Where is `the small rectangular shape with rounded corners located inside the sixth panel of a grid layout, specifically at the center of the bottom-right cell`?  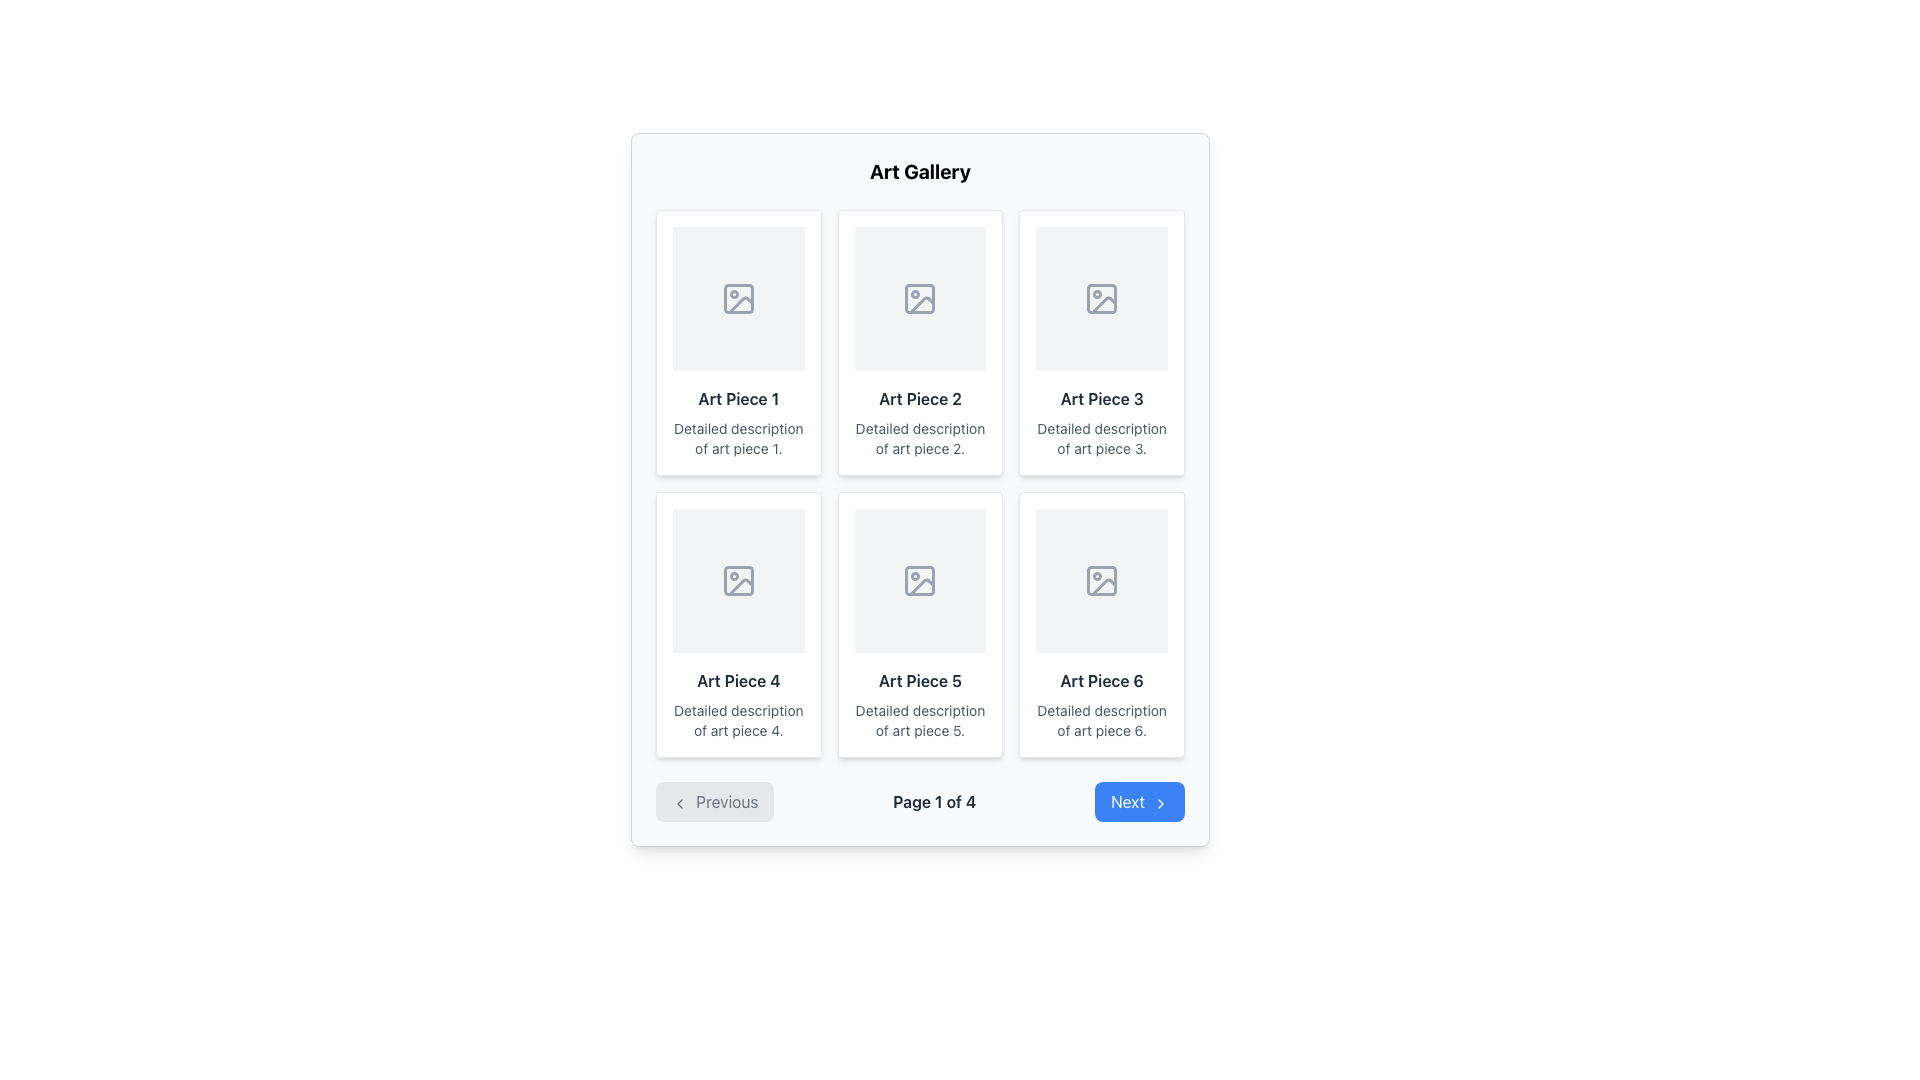 the small rectangular shape with rounded corners located inside the sixth panel of a grid layout, specifically at the center of the bottom-right cell is located at coordinates (1101, 581).